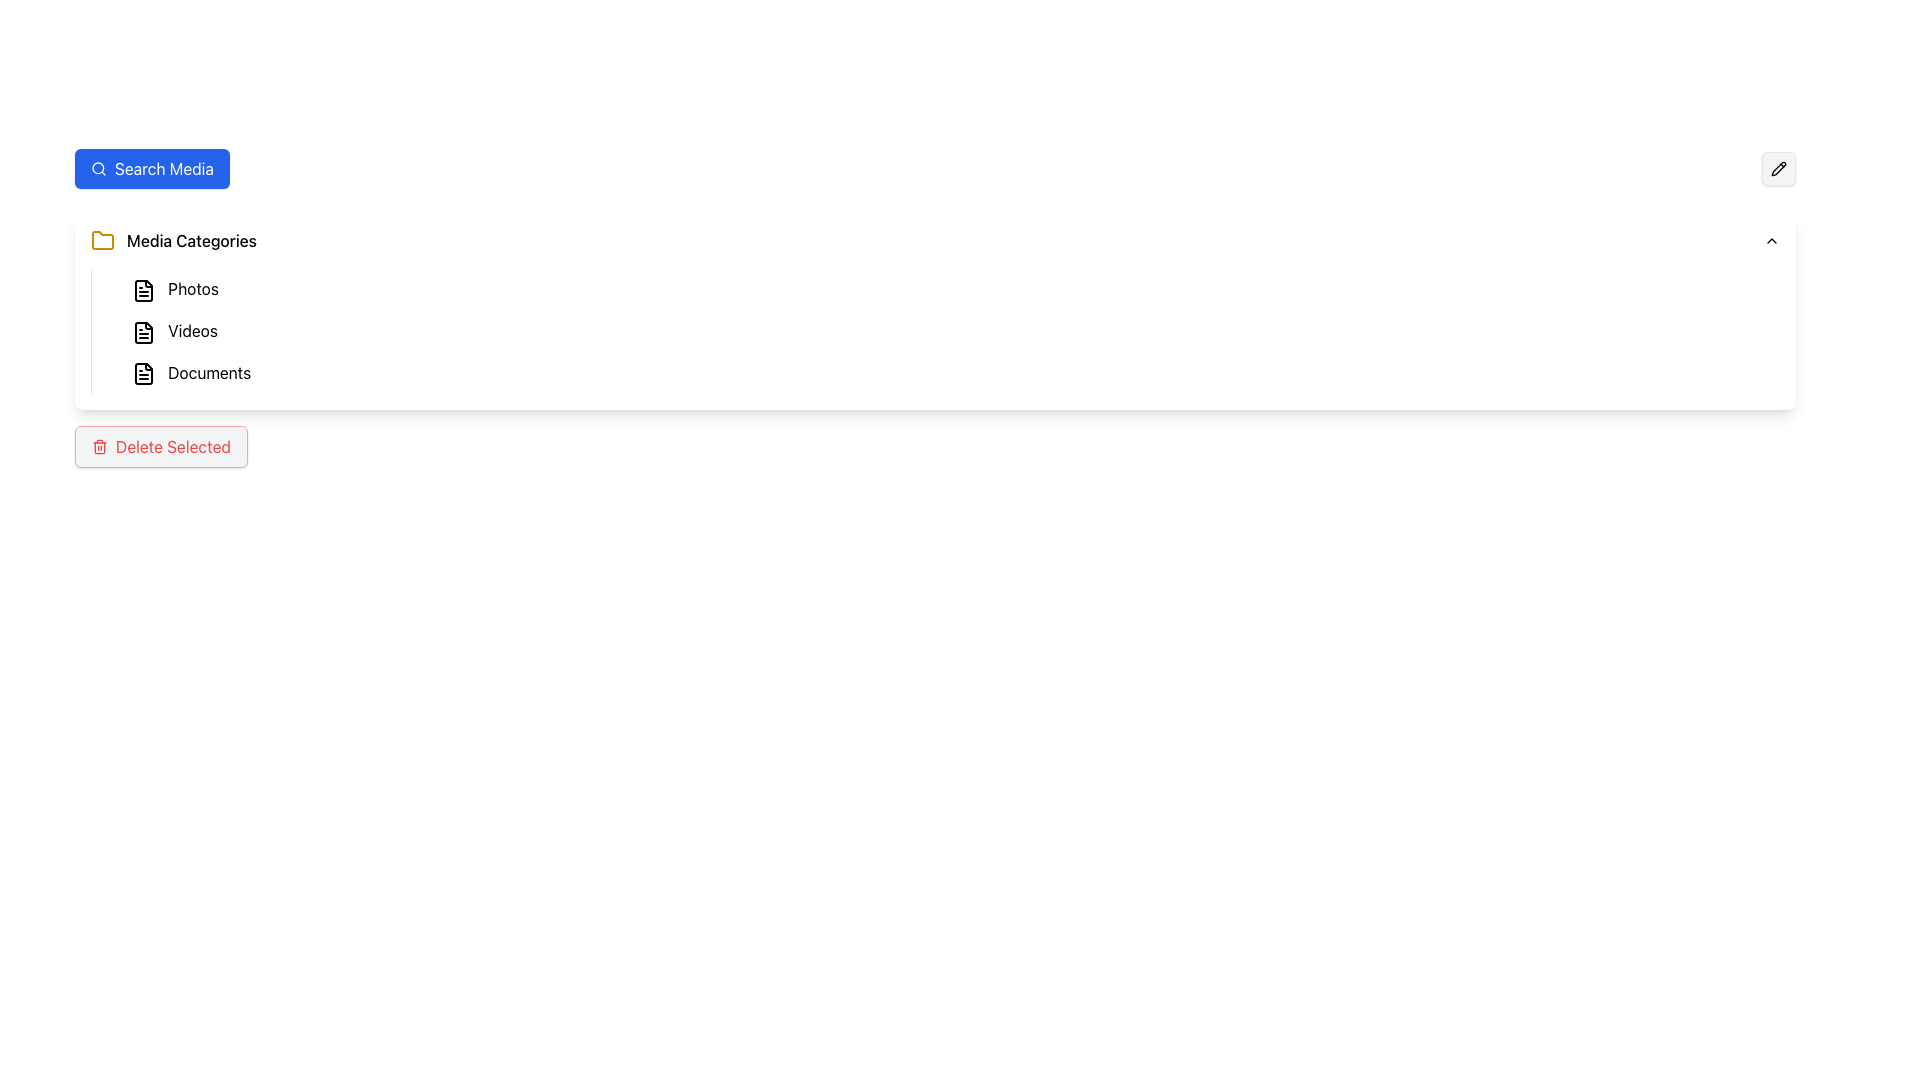  Describe the element at coordinates (1779, 167) in the screenshot. I see `the edit icon located in the top-right corner of the interface, which is part of a pencil graphic within an SVG element` at that location.